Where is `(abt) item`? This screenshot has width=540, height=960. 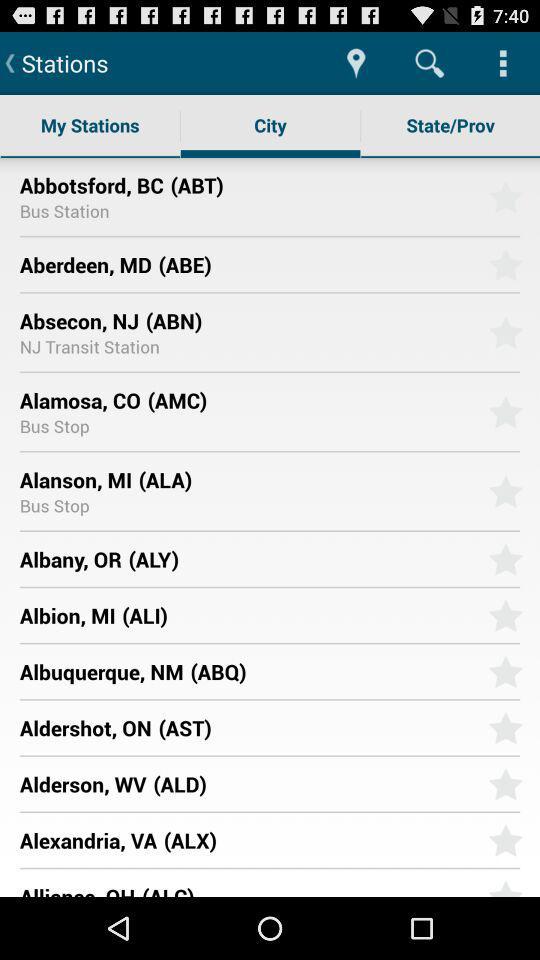 (abt) item is located at coordinates (322, 184).